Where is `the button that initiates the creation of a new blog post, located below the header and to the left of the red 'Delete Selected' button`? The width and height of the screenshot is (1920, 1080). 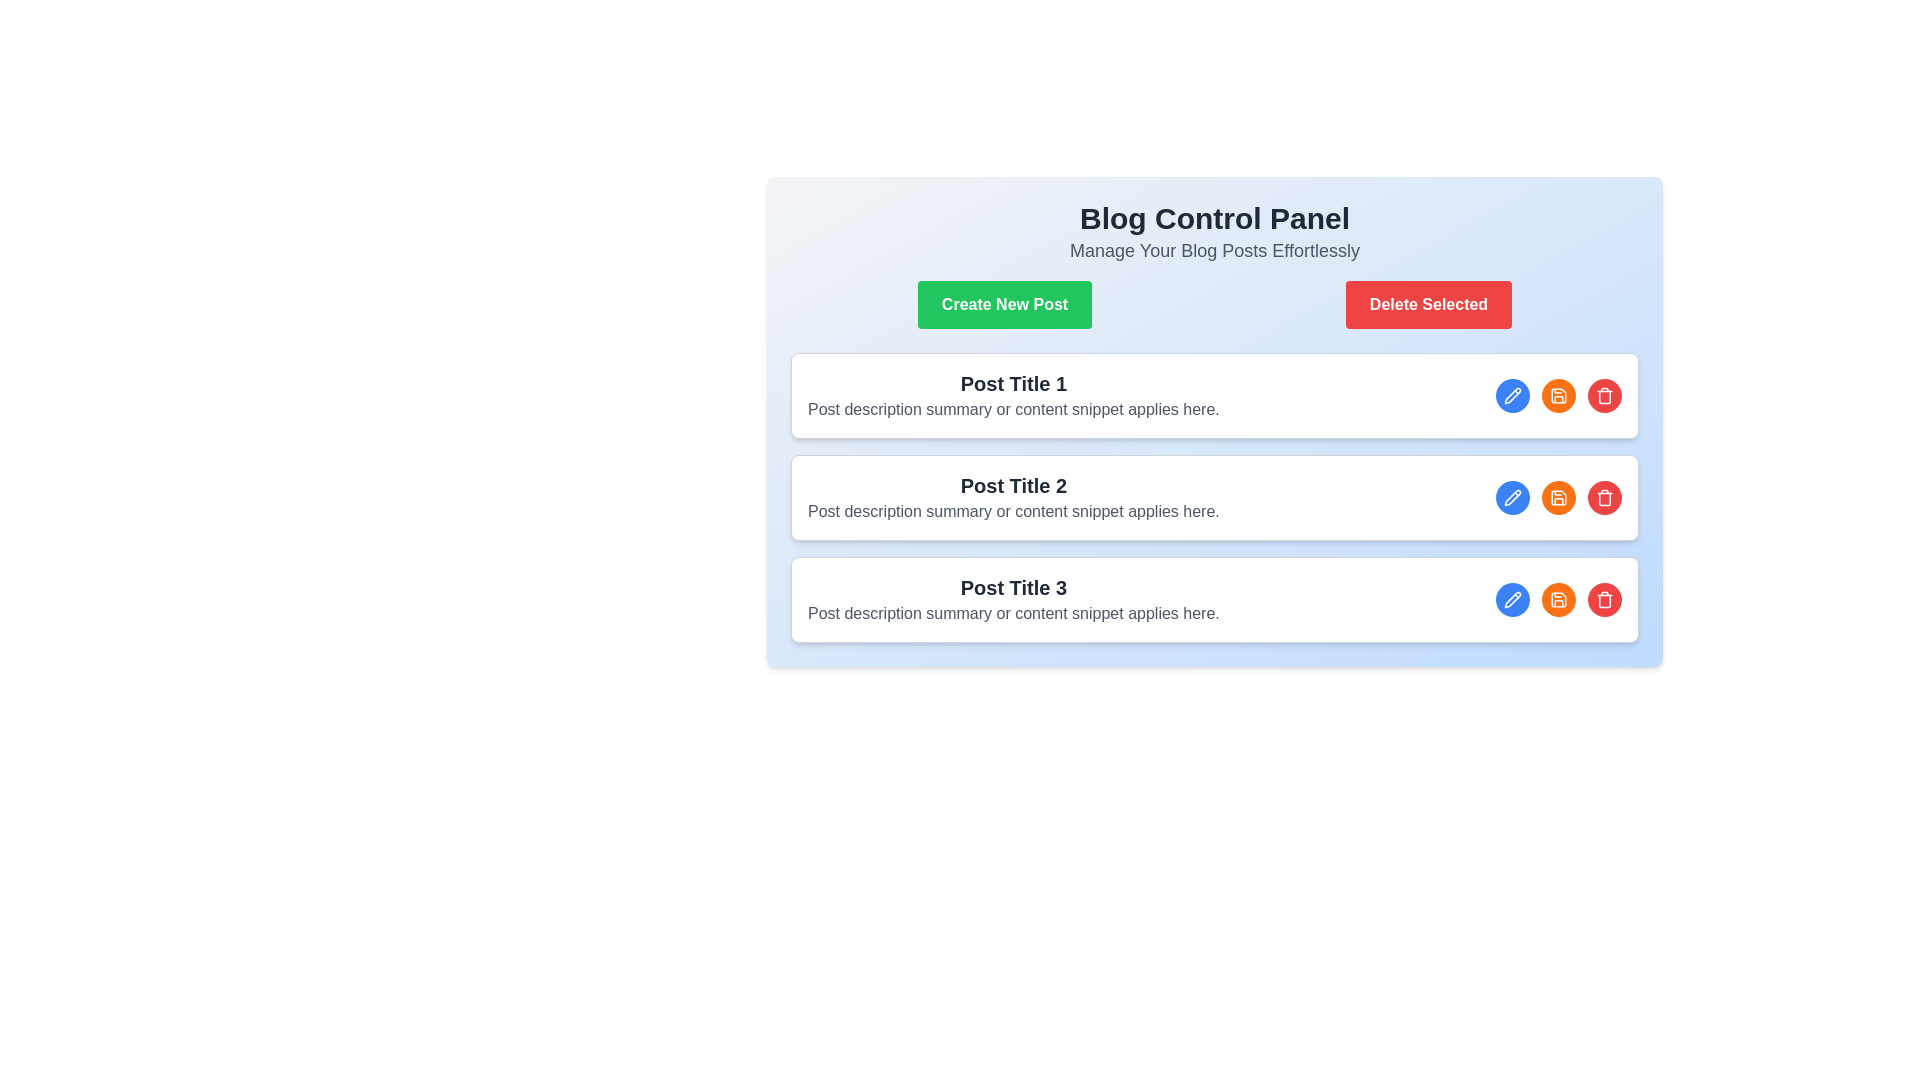 the button that initiates the creation of a new blog post, located below the header and to the left of the red 'Delete Selected' button is located at coordinates (1003, 304).